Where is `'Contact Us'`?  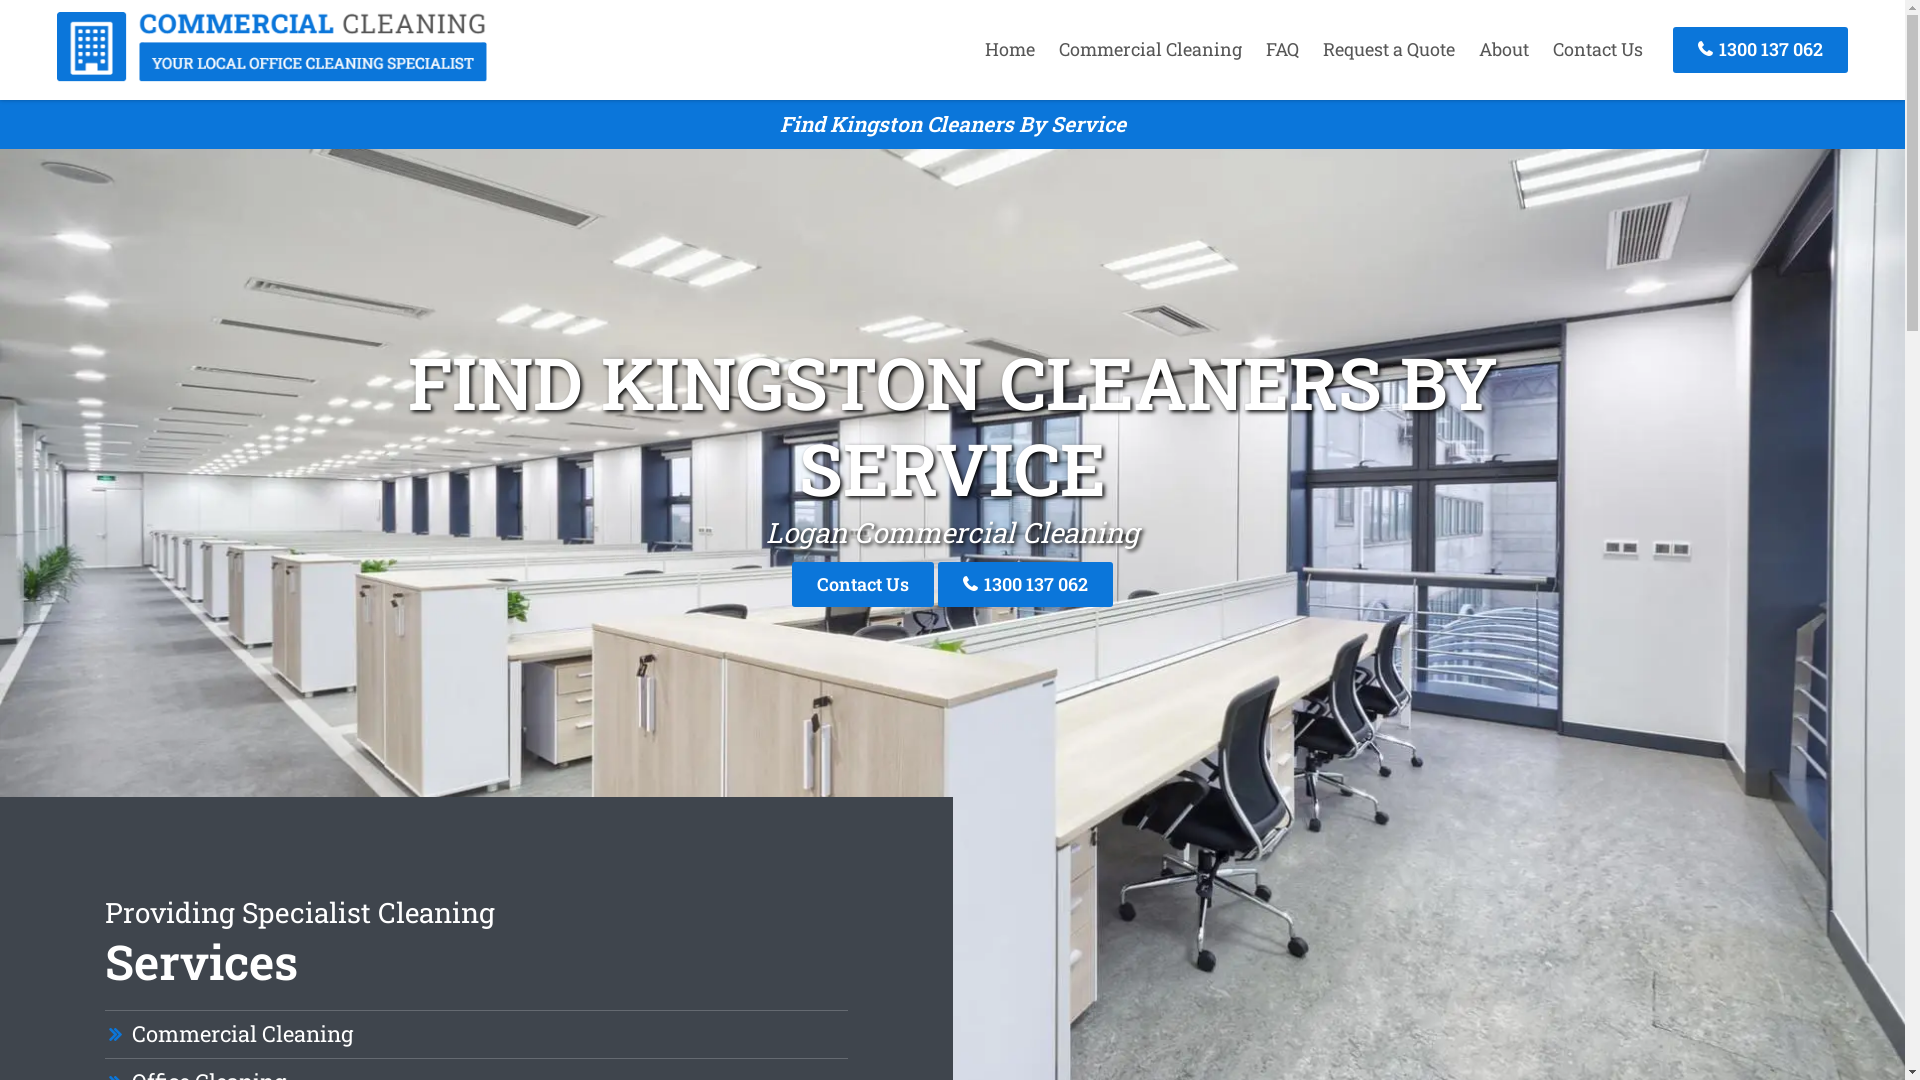 'Contact Us' is located at coordinates (1597, 48).